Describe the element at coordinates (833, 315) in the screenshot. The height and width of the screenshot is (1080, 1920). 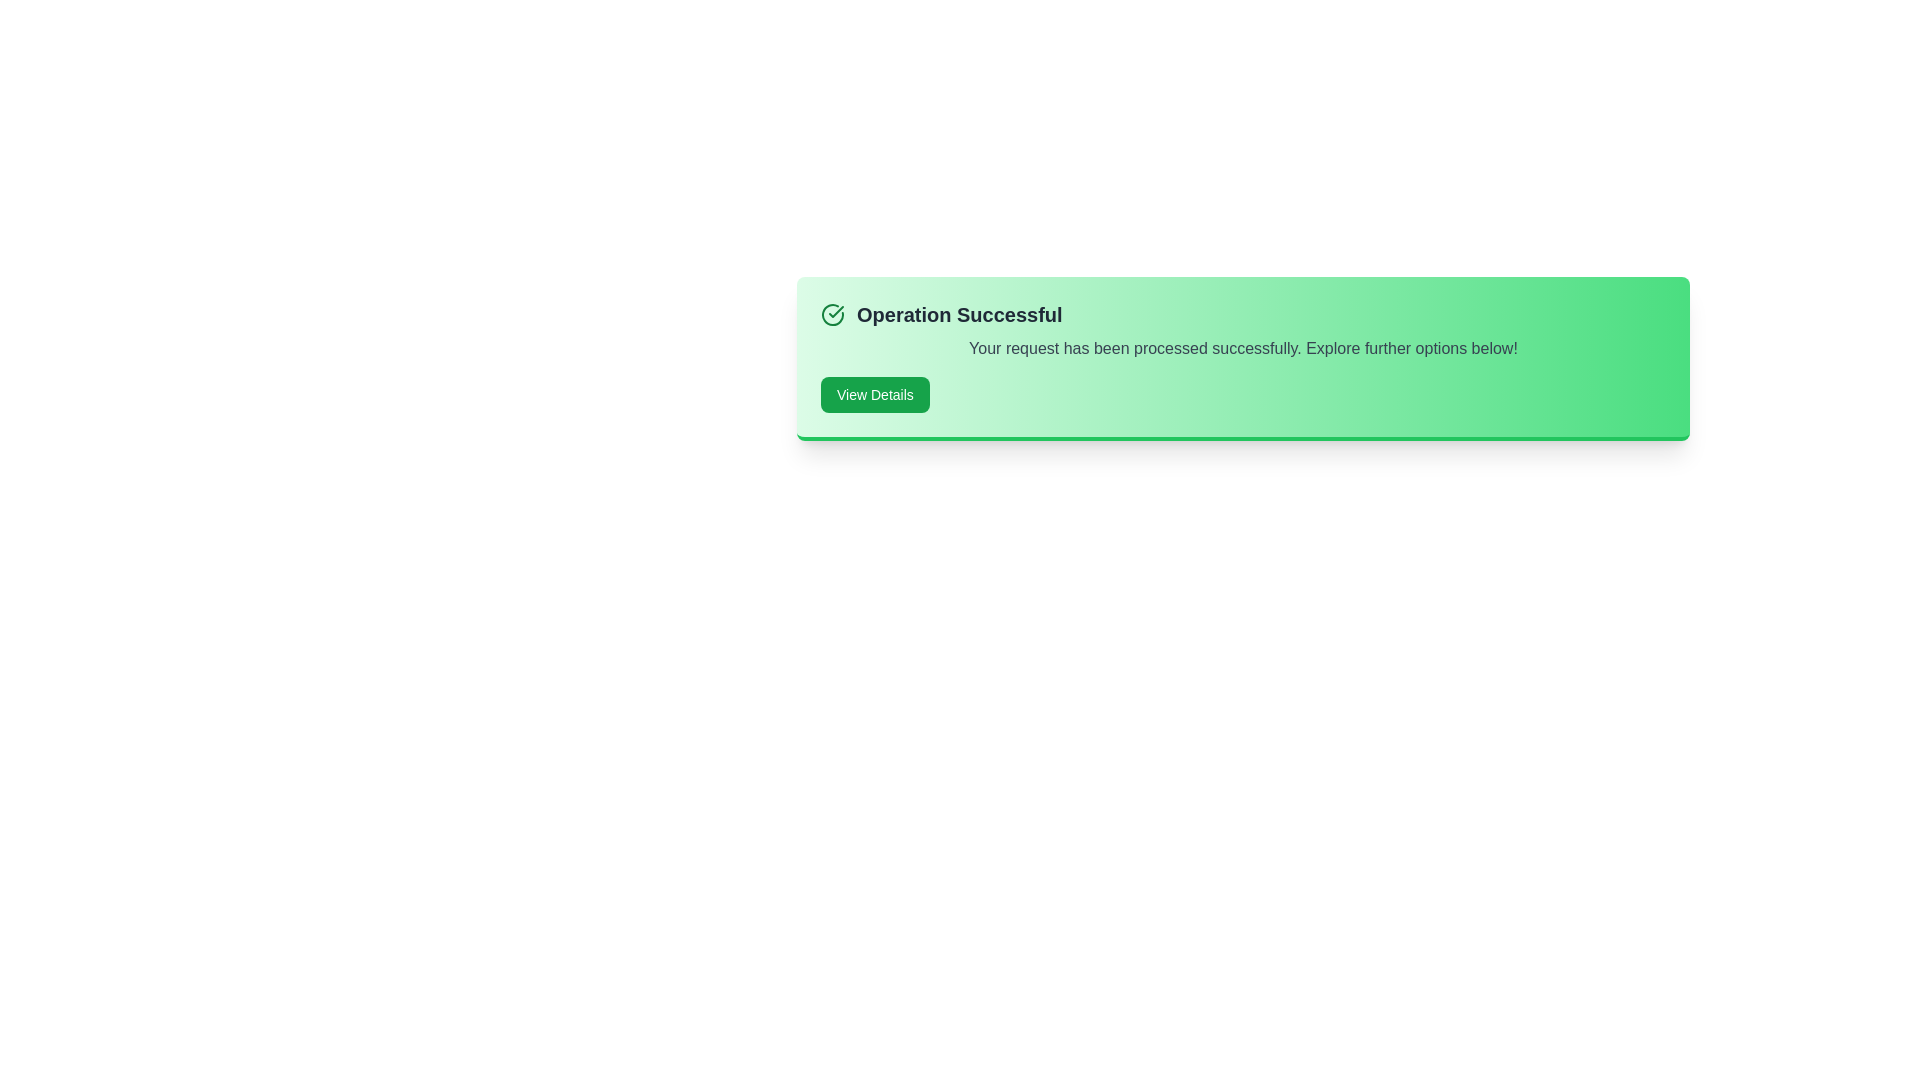
I see `icon next to the alert title` at that location.